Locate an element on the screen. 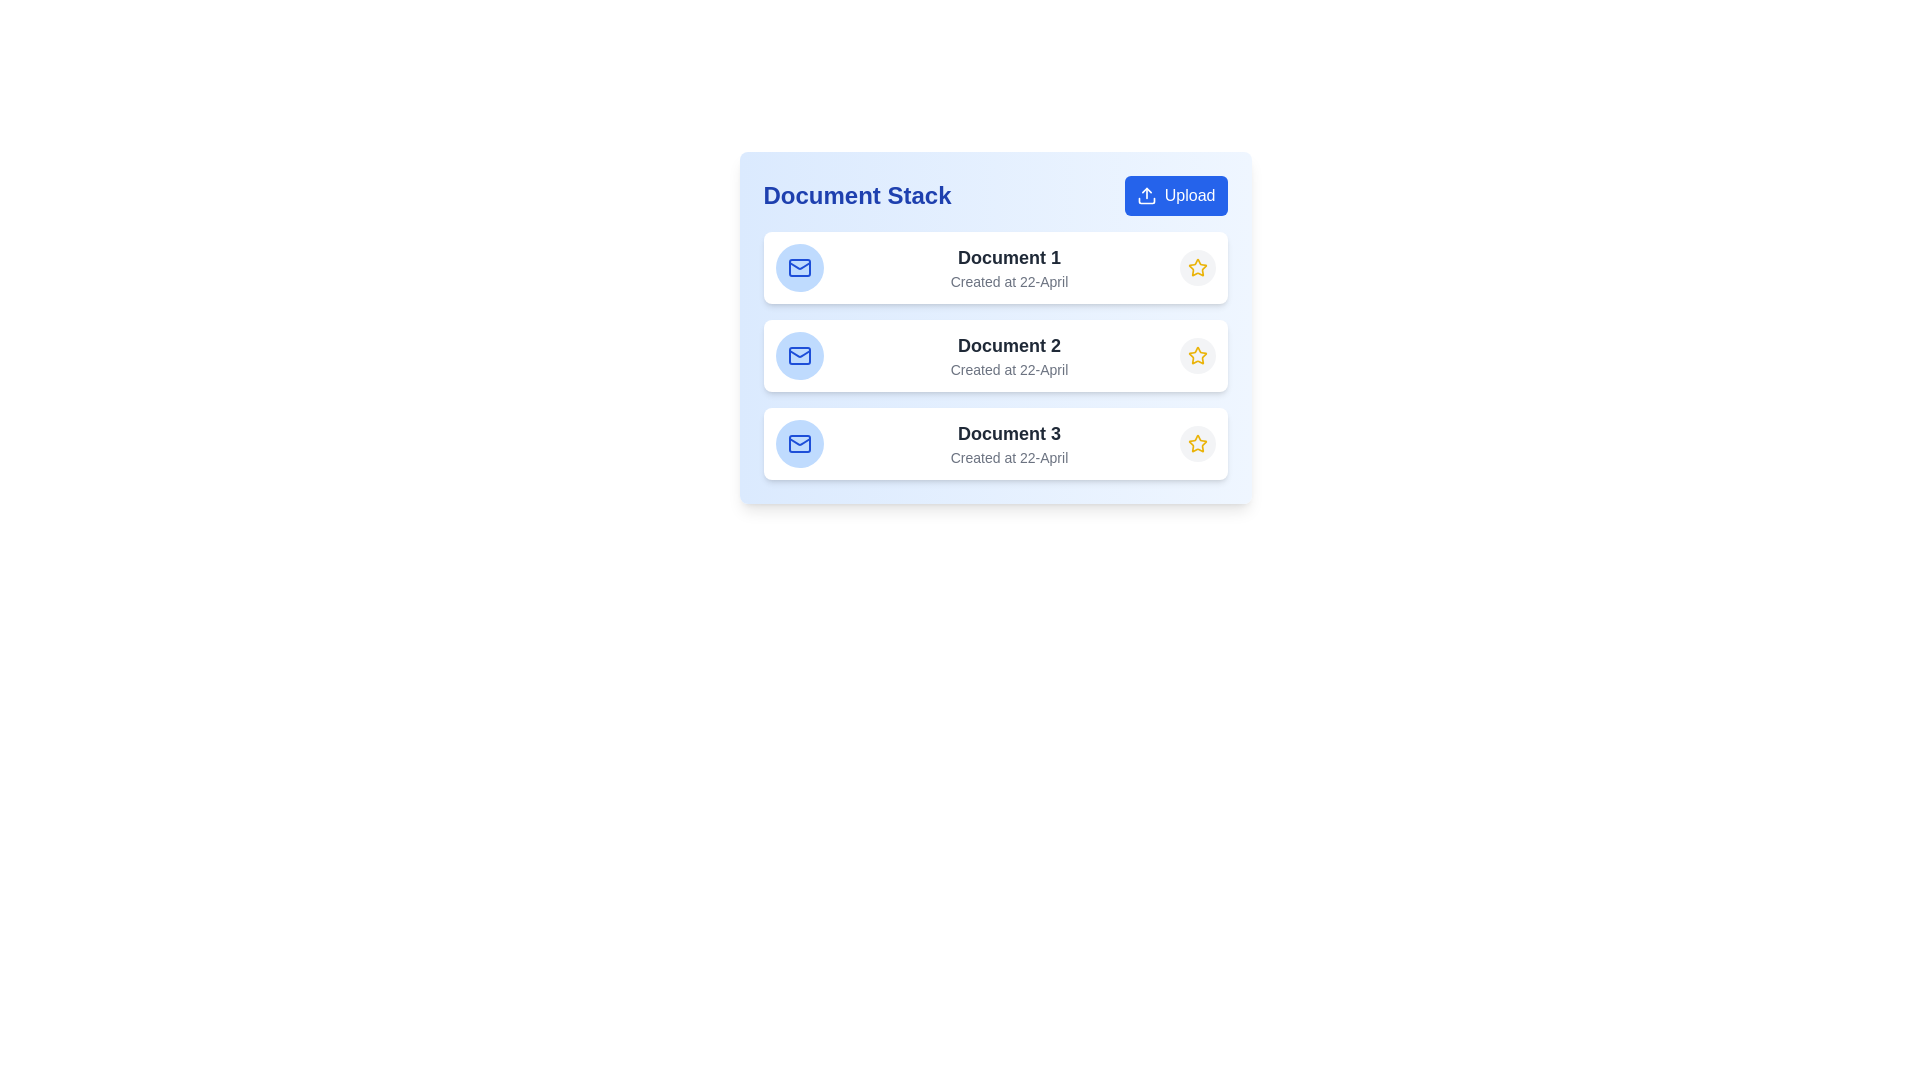 This screenshot has height=1080, width=1920. the text label displaying 'Created at 22-April', which is positioned below 'Document 1' in the document list is located at coordinates (1009, 281).